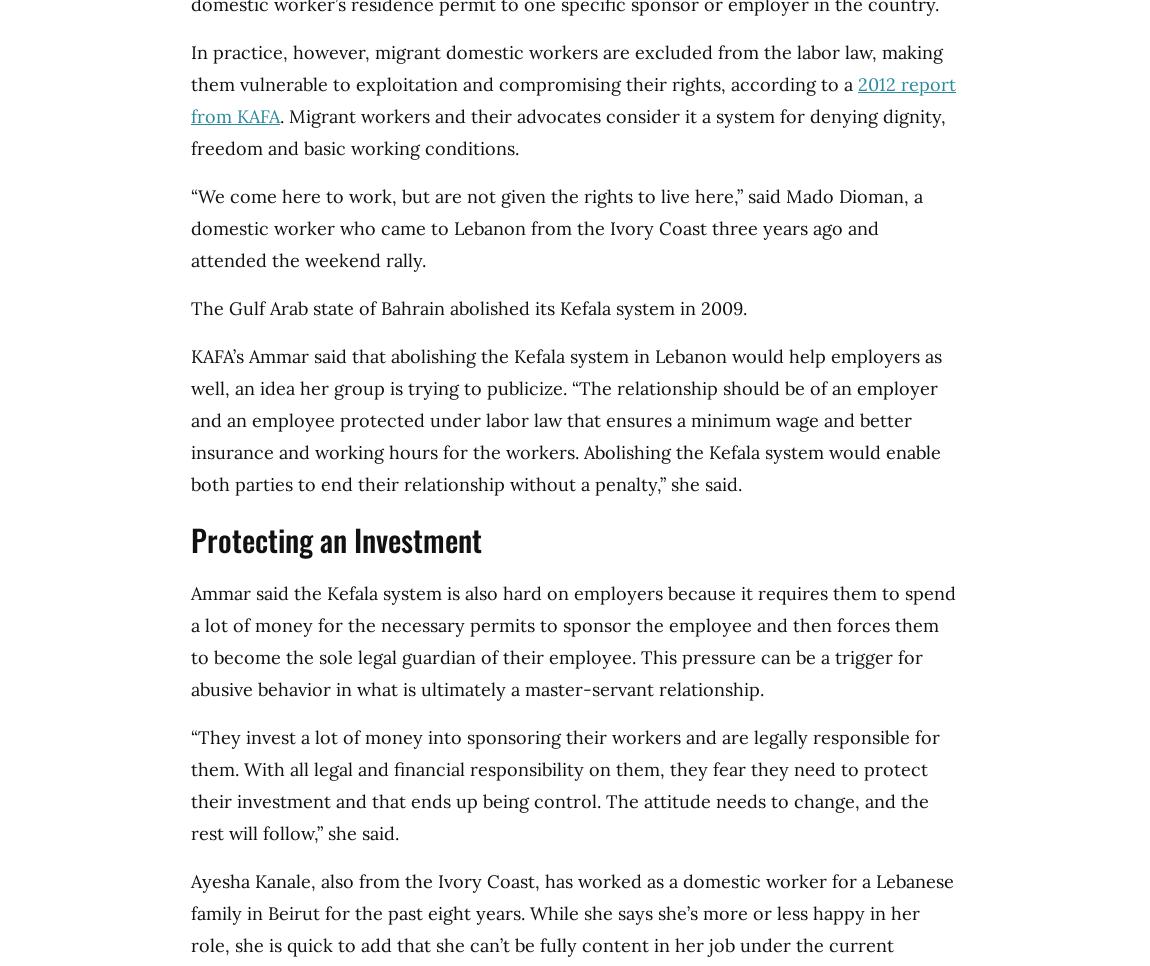 Image resolution: width=1150 pixels, height=966 pixels. I want to click on 'Ayesha Kanale', so click(250, 881).